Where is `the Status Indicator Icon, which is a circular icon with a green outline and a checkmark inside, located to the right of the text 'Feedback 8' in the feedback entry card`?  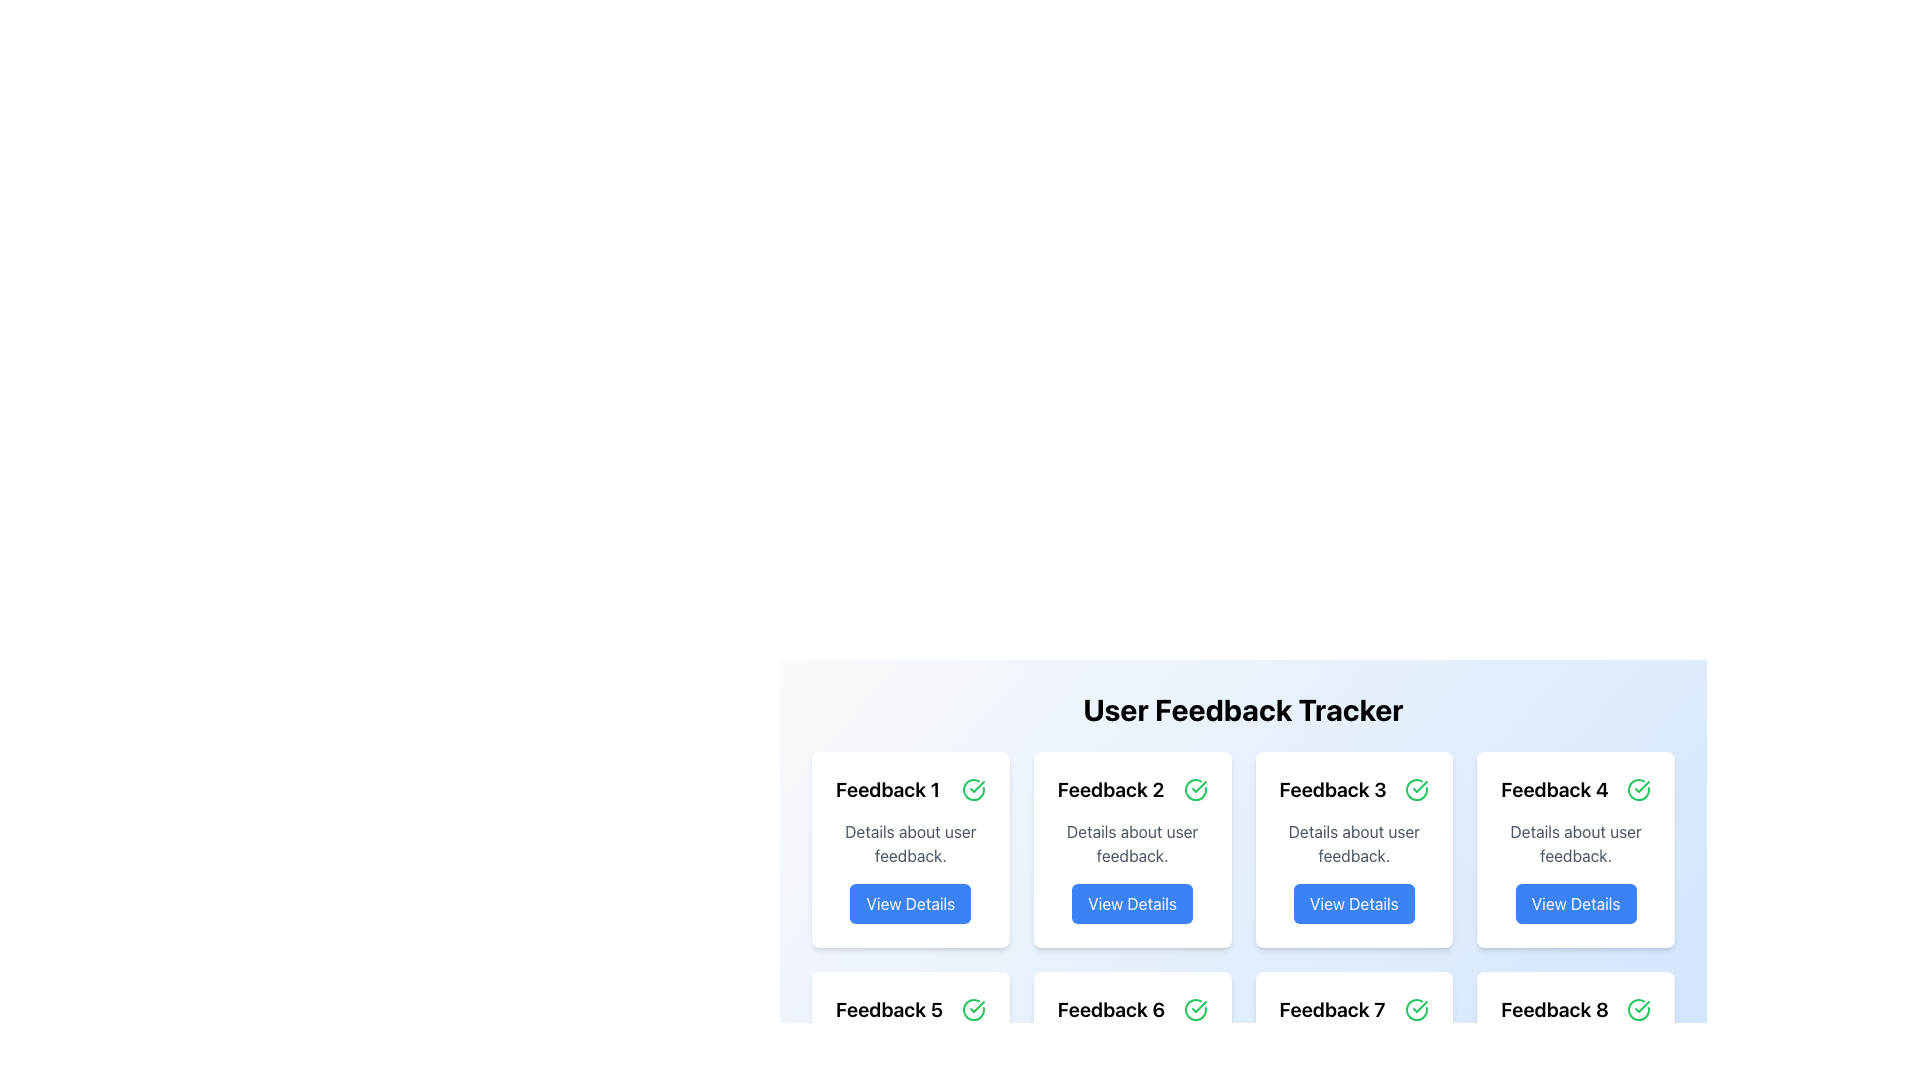
the Status Indicator Icon, which is a circular icon with a green outline and a checkmark inside, located to the right of the text 'Feedback 8' in the feedback entry card is located at coordinates (1638, 1010).